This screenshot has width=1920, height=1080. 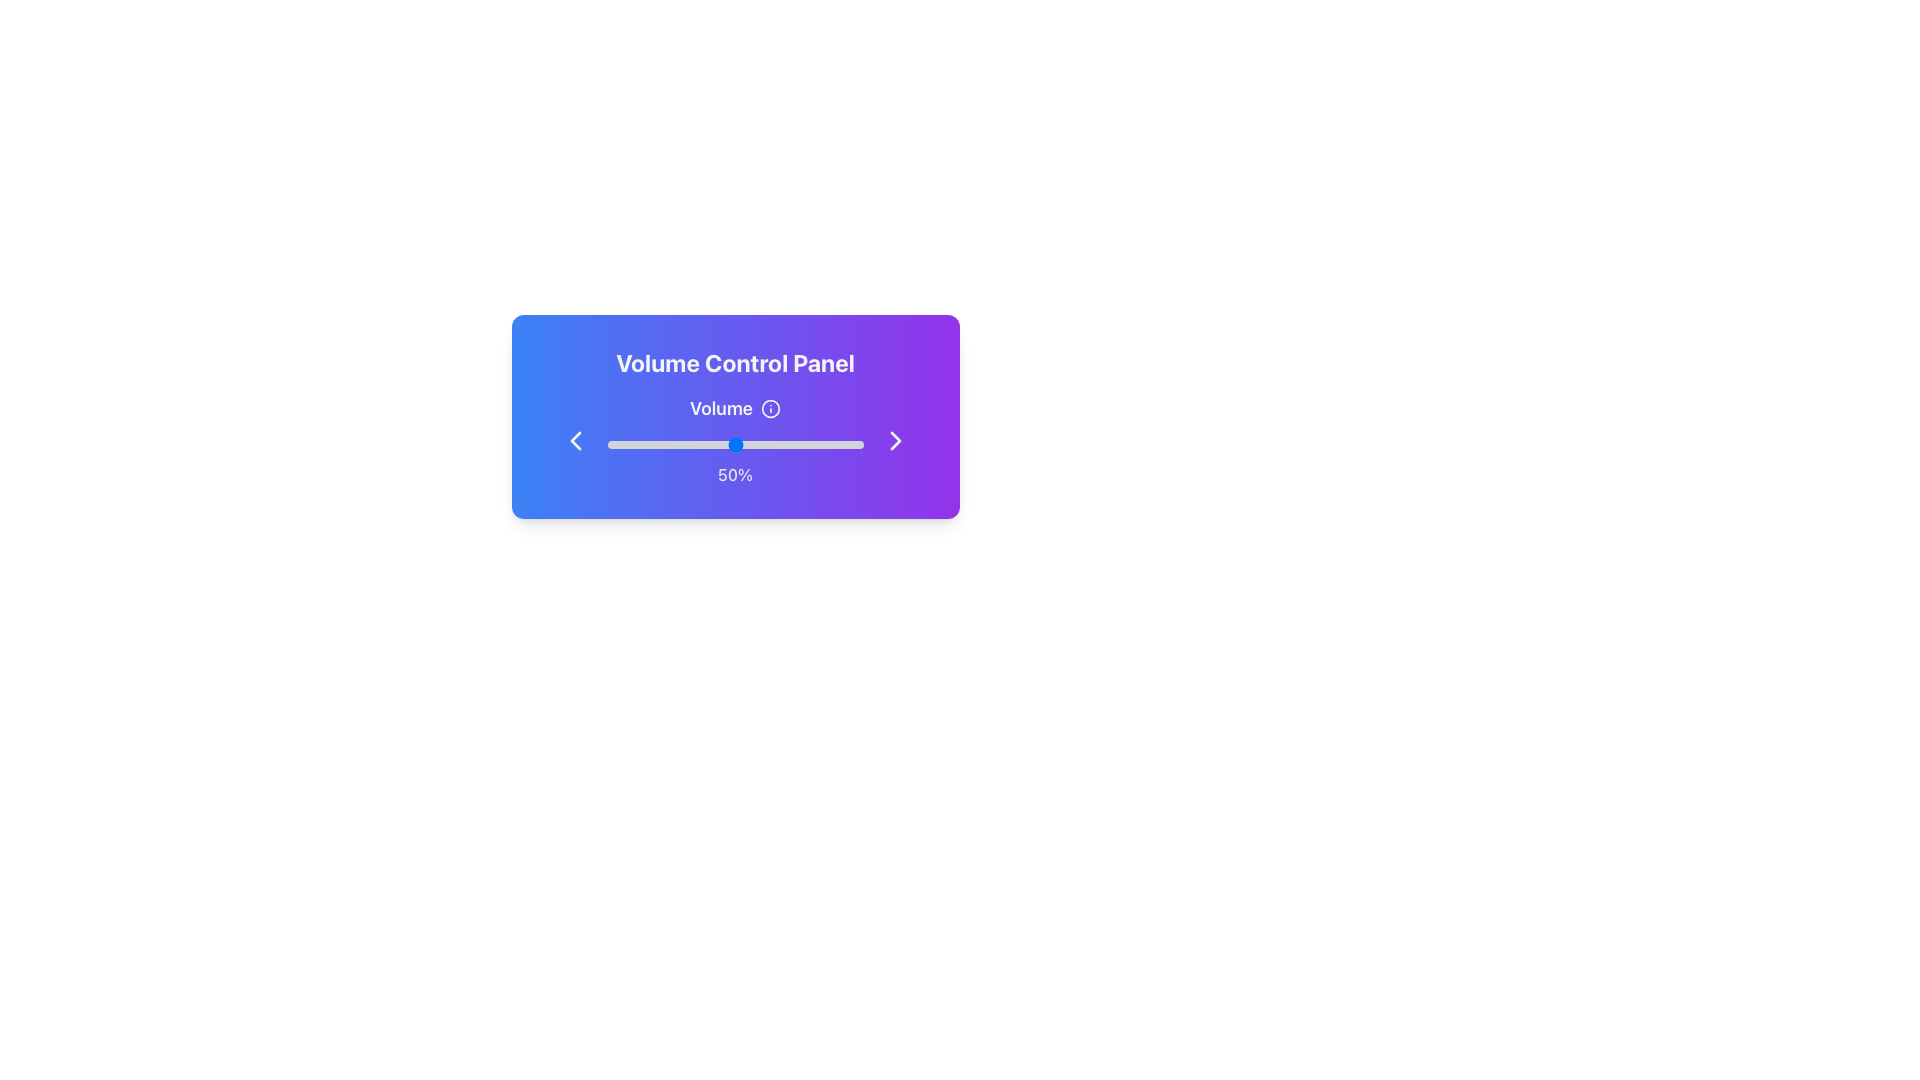 What do you see at coordinates (785, 443) in the screenshot?
I see `the volume level` at bounding box center [785, 443].